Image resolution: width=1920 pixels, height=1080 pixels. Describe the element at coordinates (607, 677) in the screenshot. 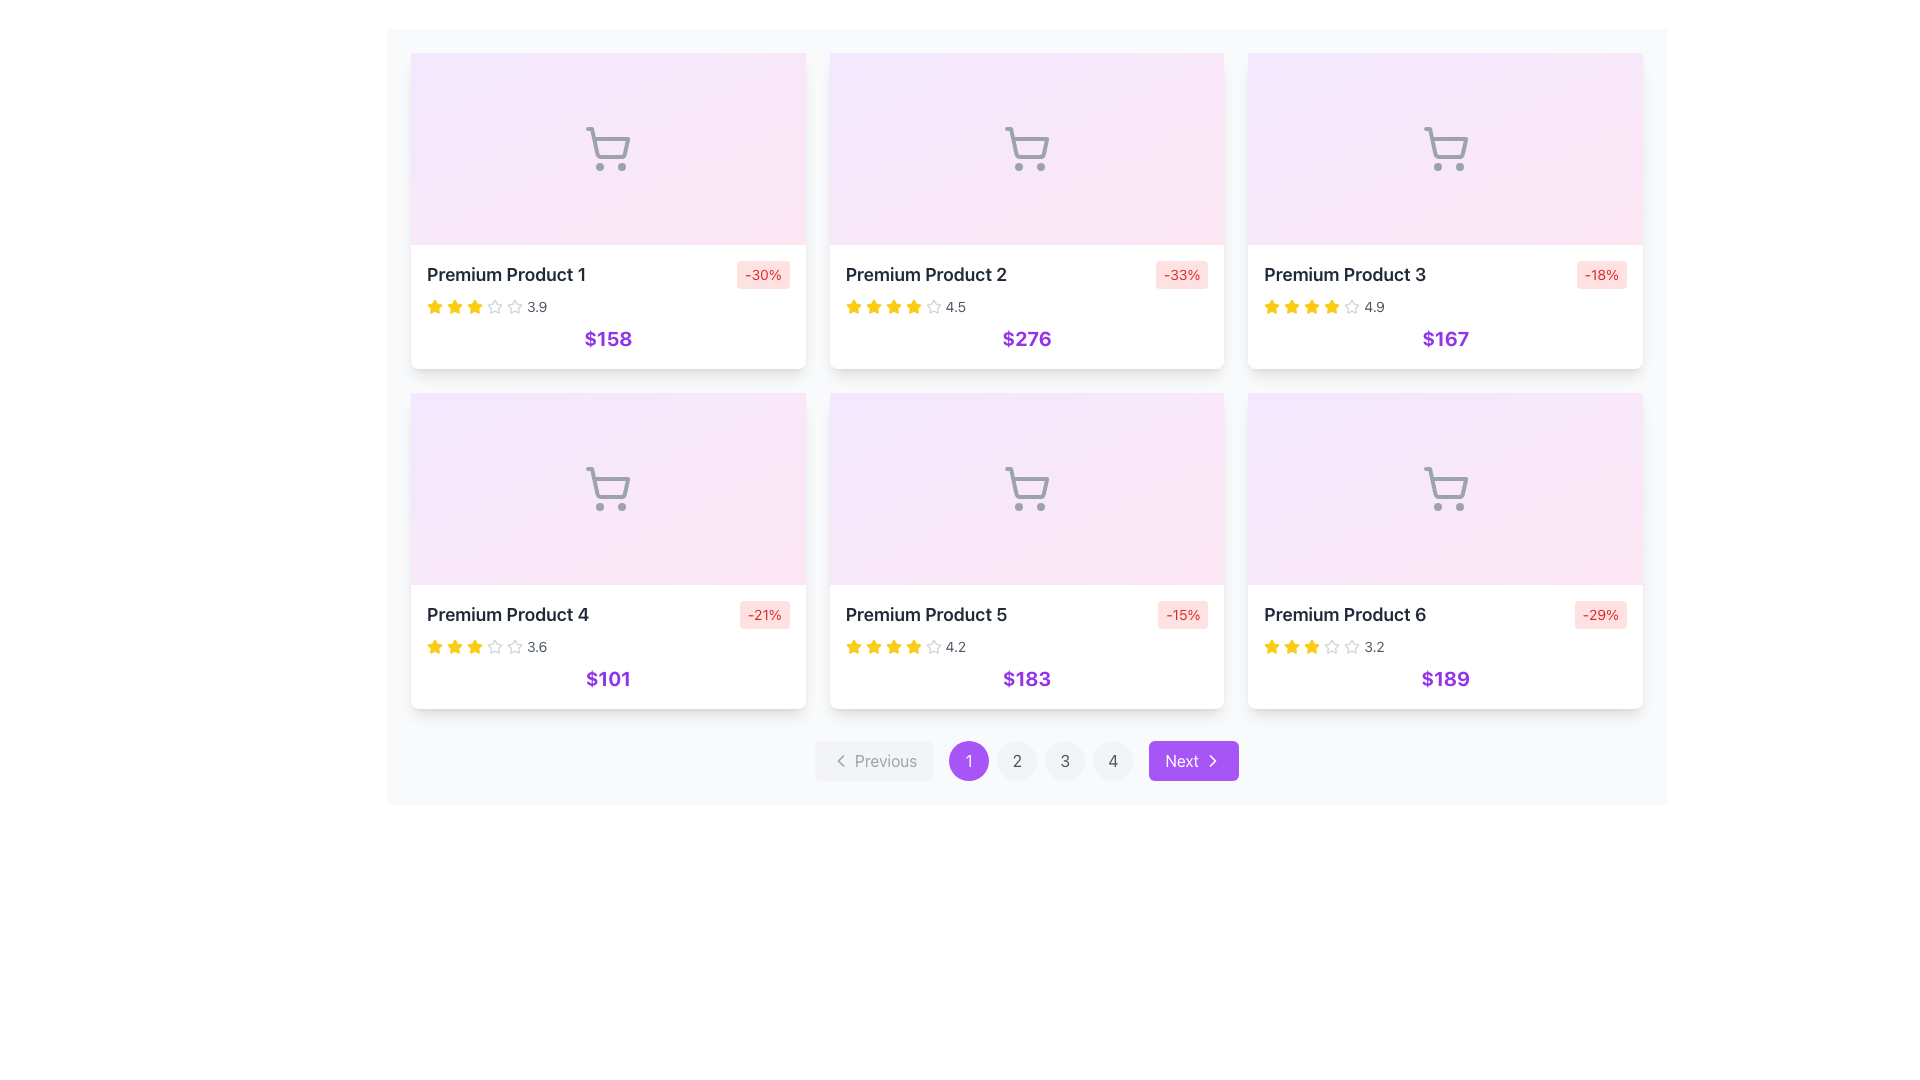

I see `static text displaying the value '$101', which is styled in bold, large purple font and located at the bottom of the 'Premium Product 4' card in the grid layout` at that location.